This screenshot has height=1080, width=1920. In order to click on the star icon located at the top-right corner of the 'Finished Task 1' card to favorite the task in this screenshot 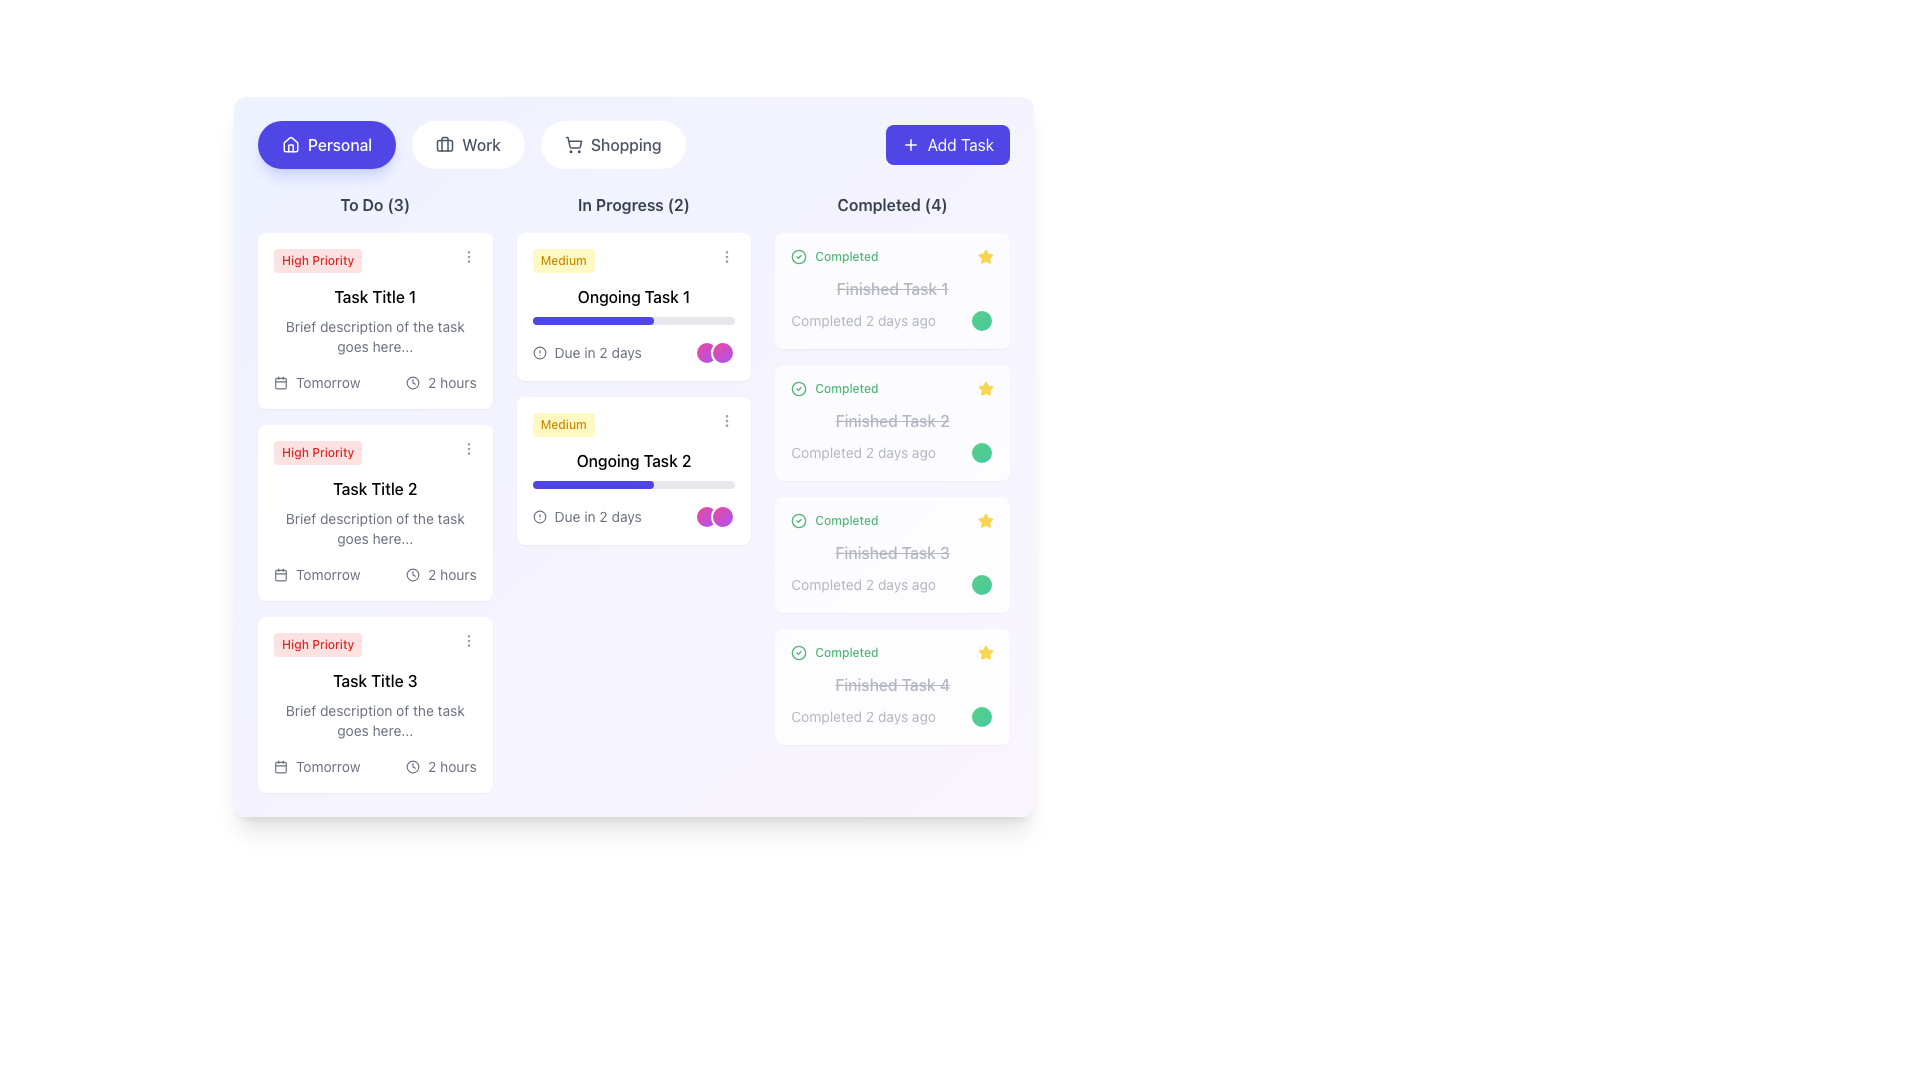, I will do `click(985, 652)`.